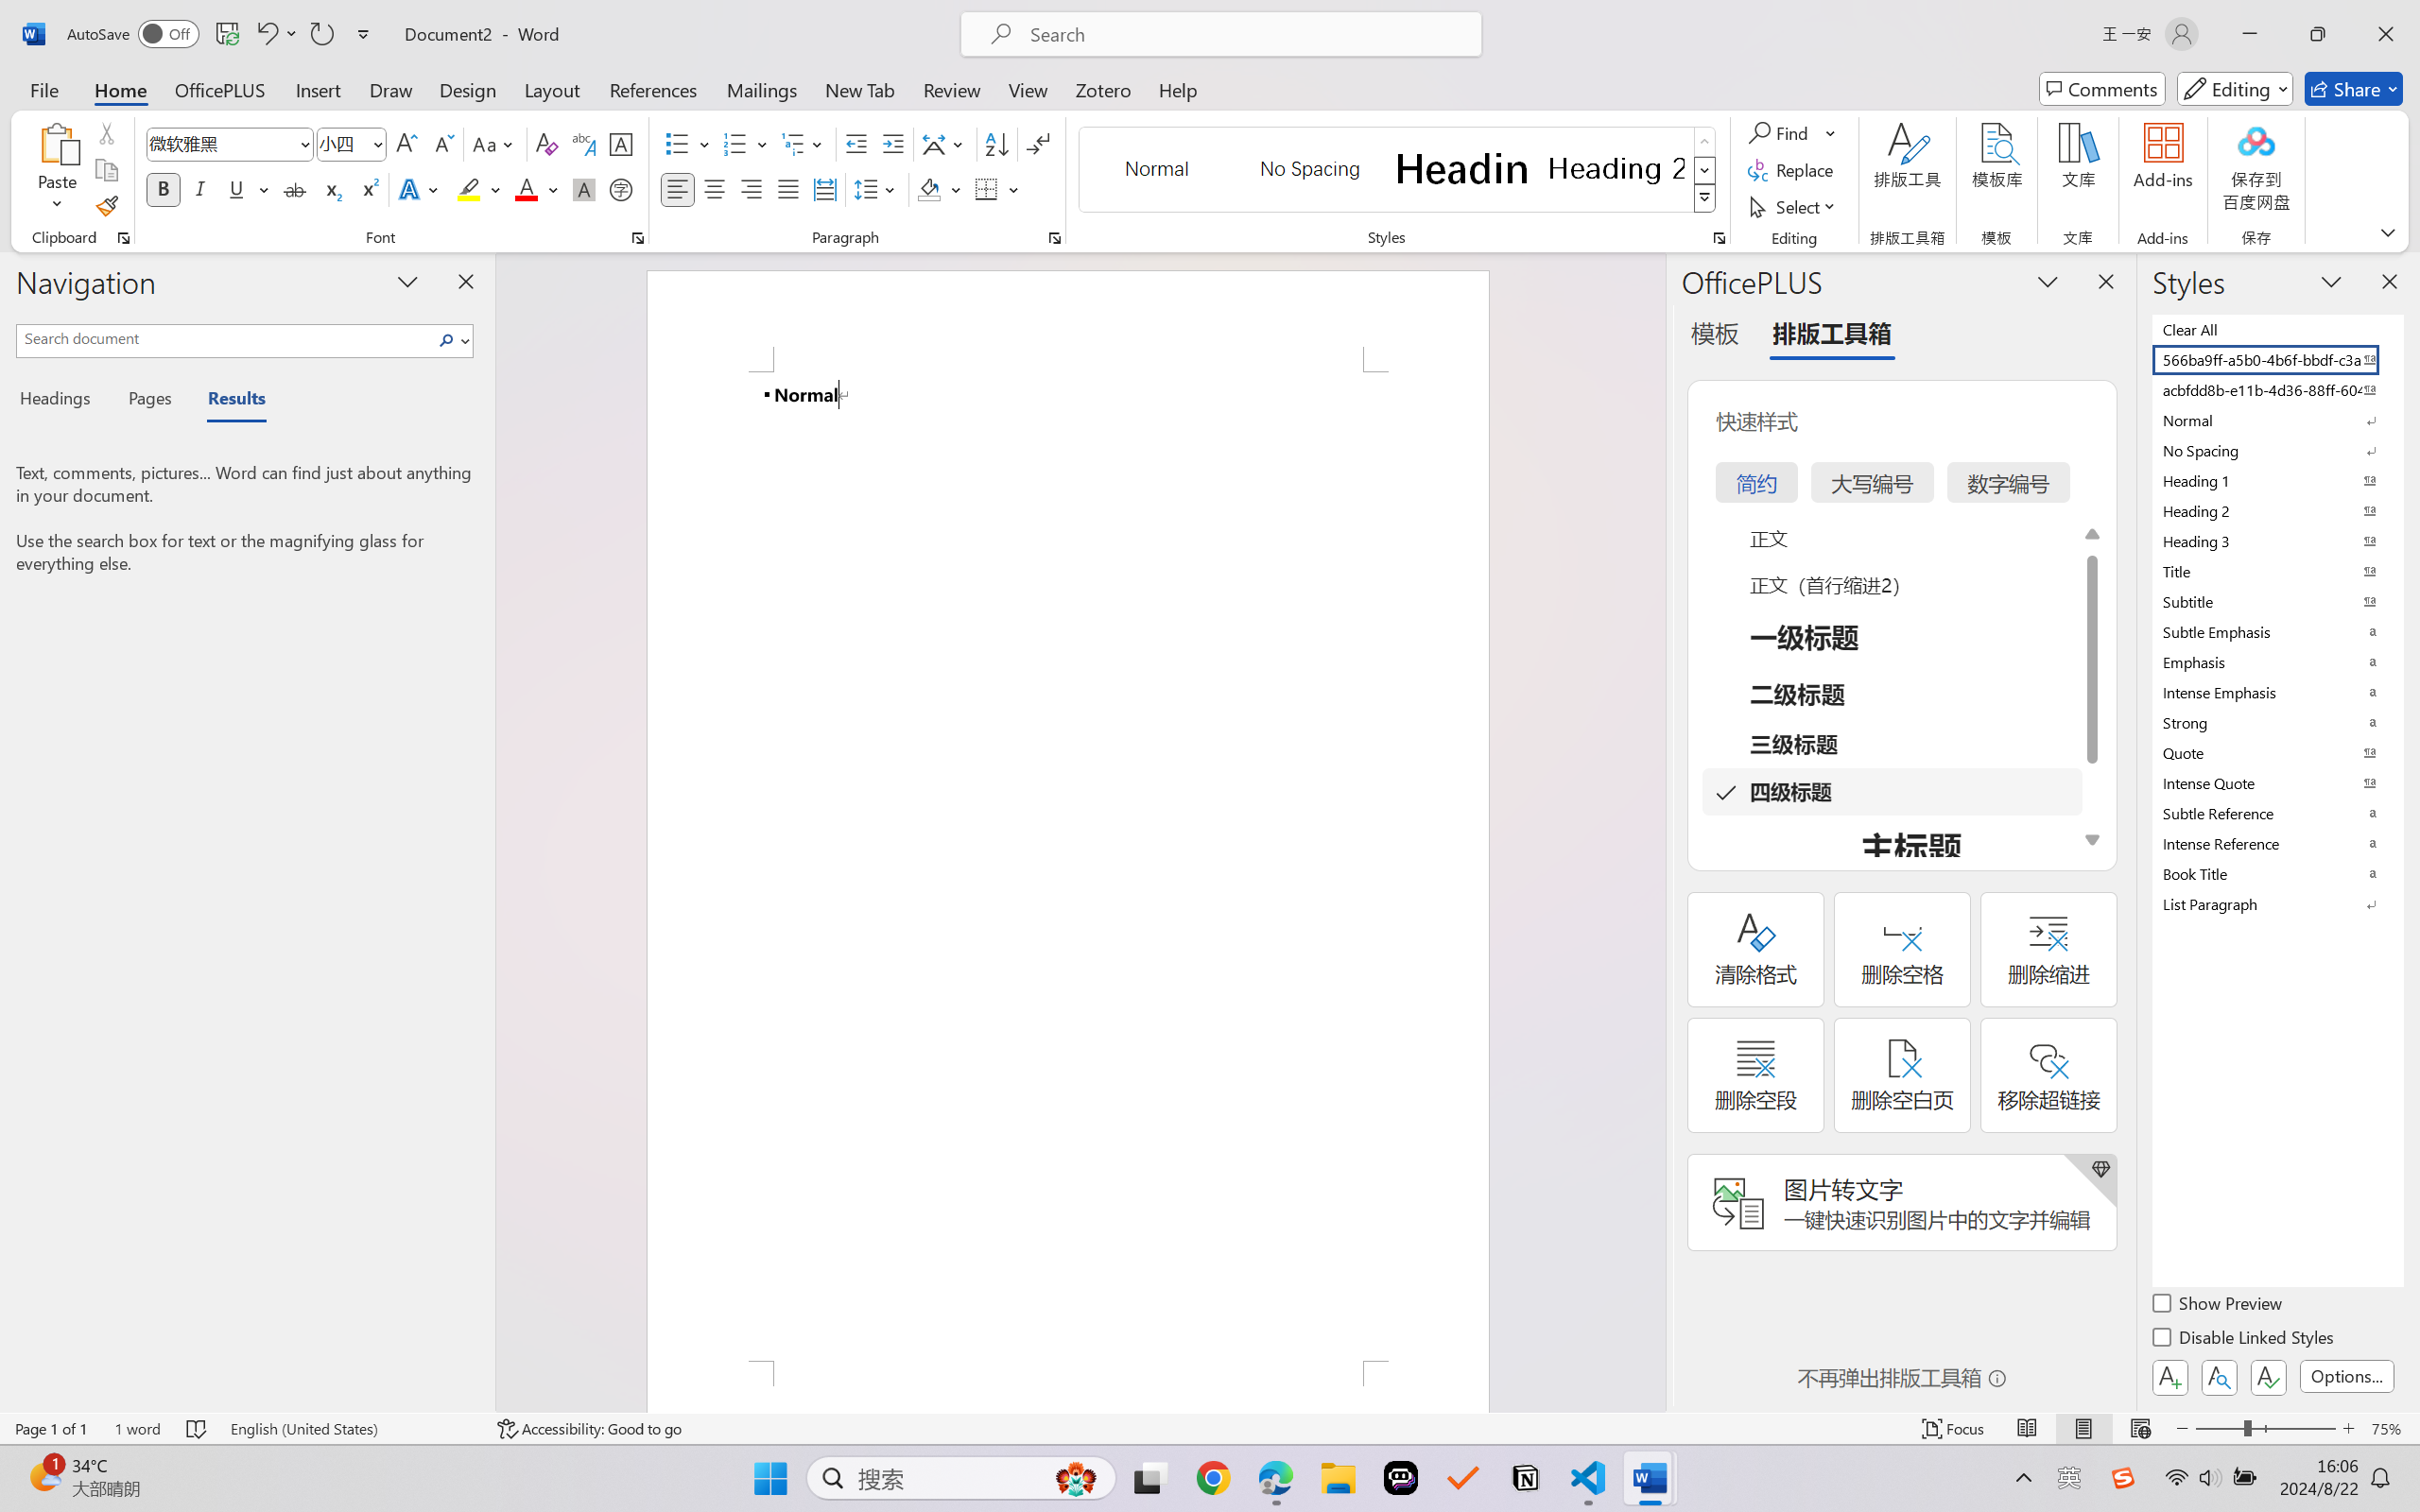  Describe the element at coordinates (2275, 570) in the screenshot. I see `'Title'` at that location.